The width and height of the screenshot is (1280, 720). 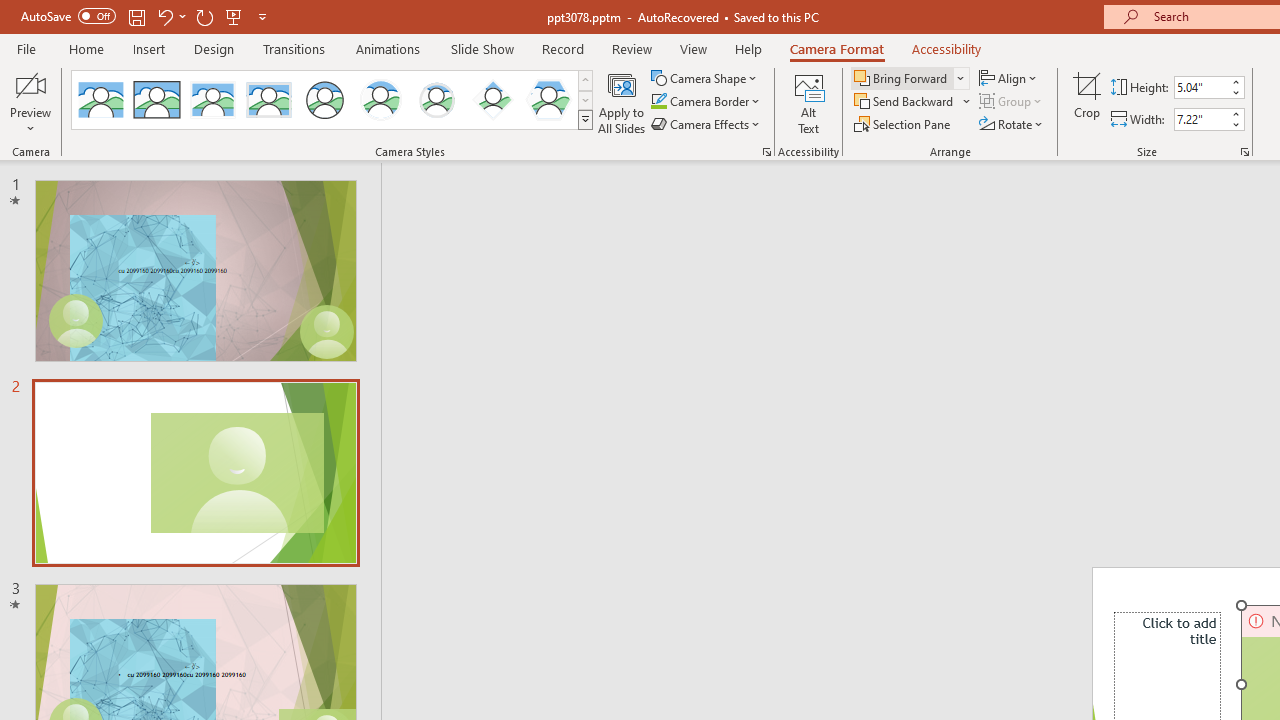 What do you see at coordinates (706, 101) in the screenshot?
I see `'Camera Border'` at bounding box center [706, 101].